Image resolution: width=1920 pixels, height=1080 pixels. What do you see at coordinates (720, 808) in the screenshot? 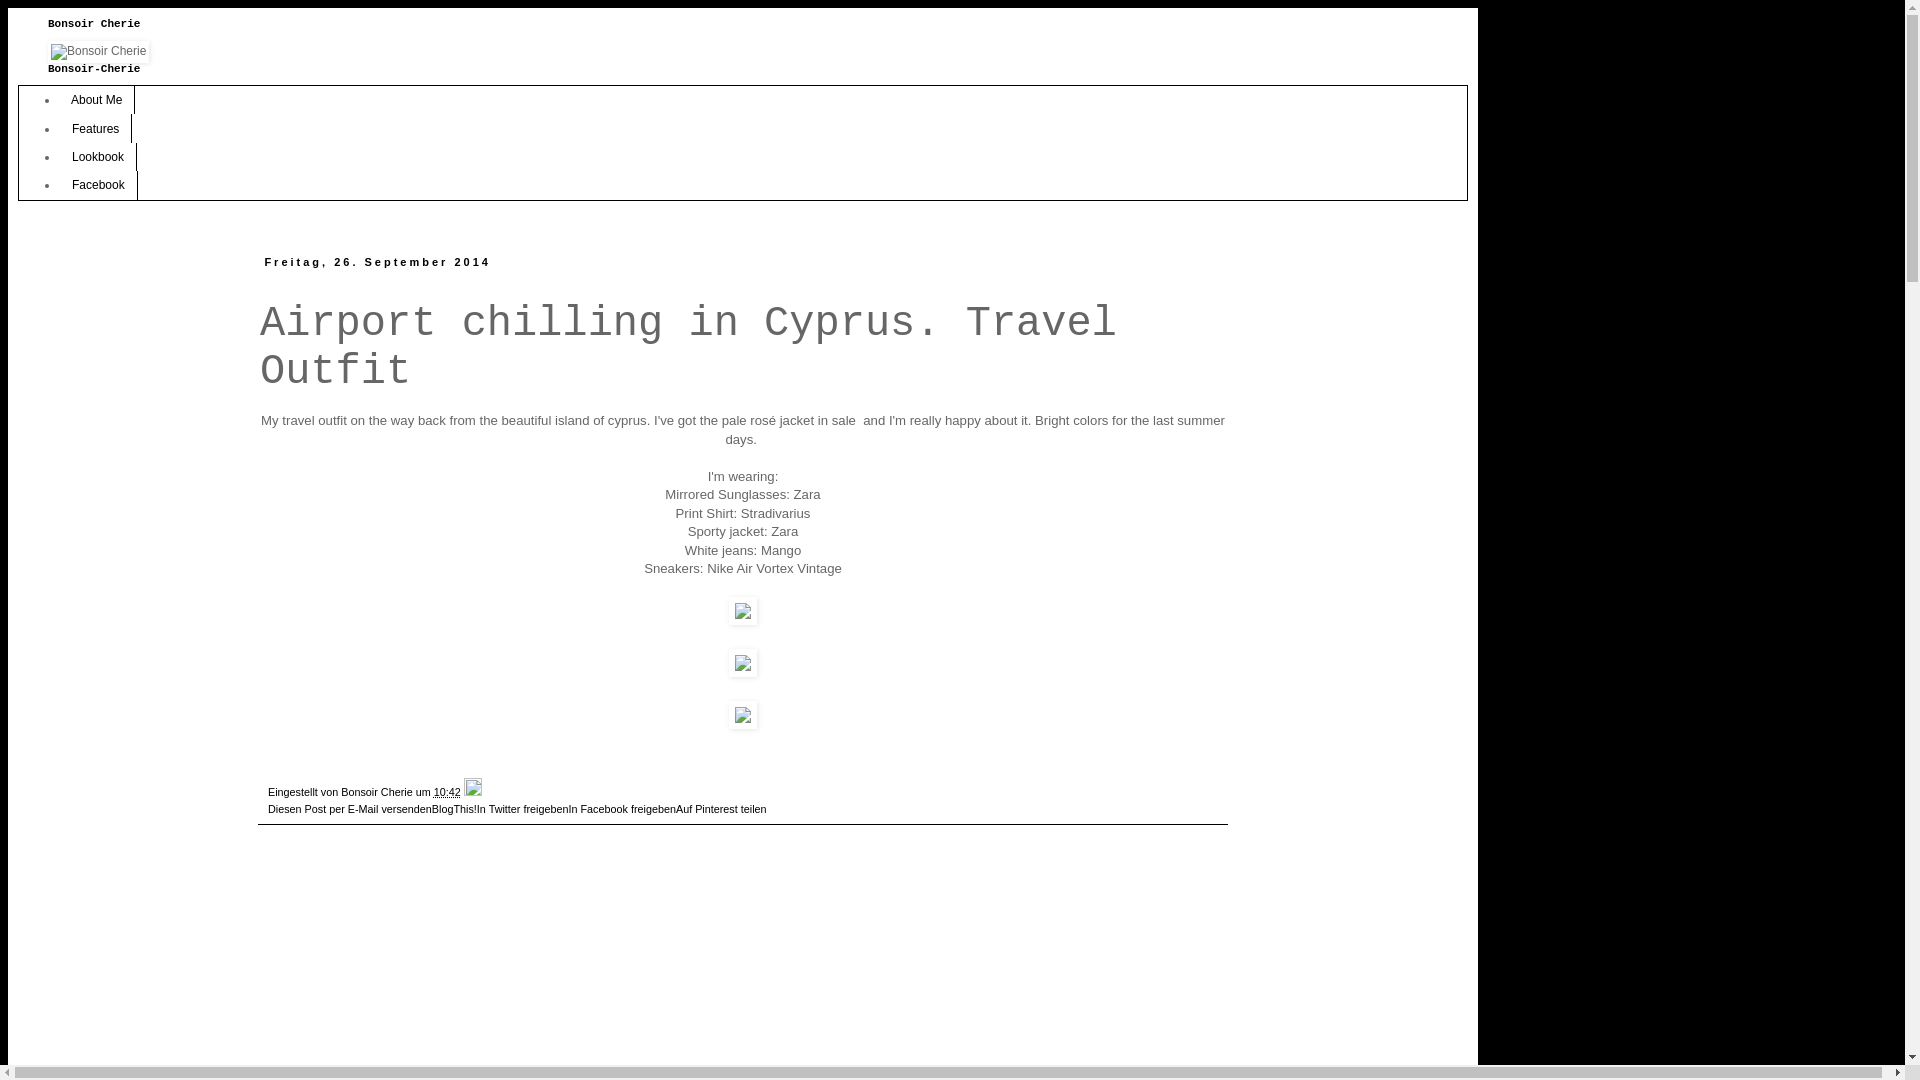
I see `'Auf Pinterest teilen'` at bounding box center [720, 808].